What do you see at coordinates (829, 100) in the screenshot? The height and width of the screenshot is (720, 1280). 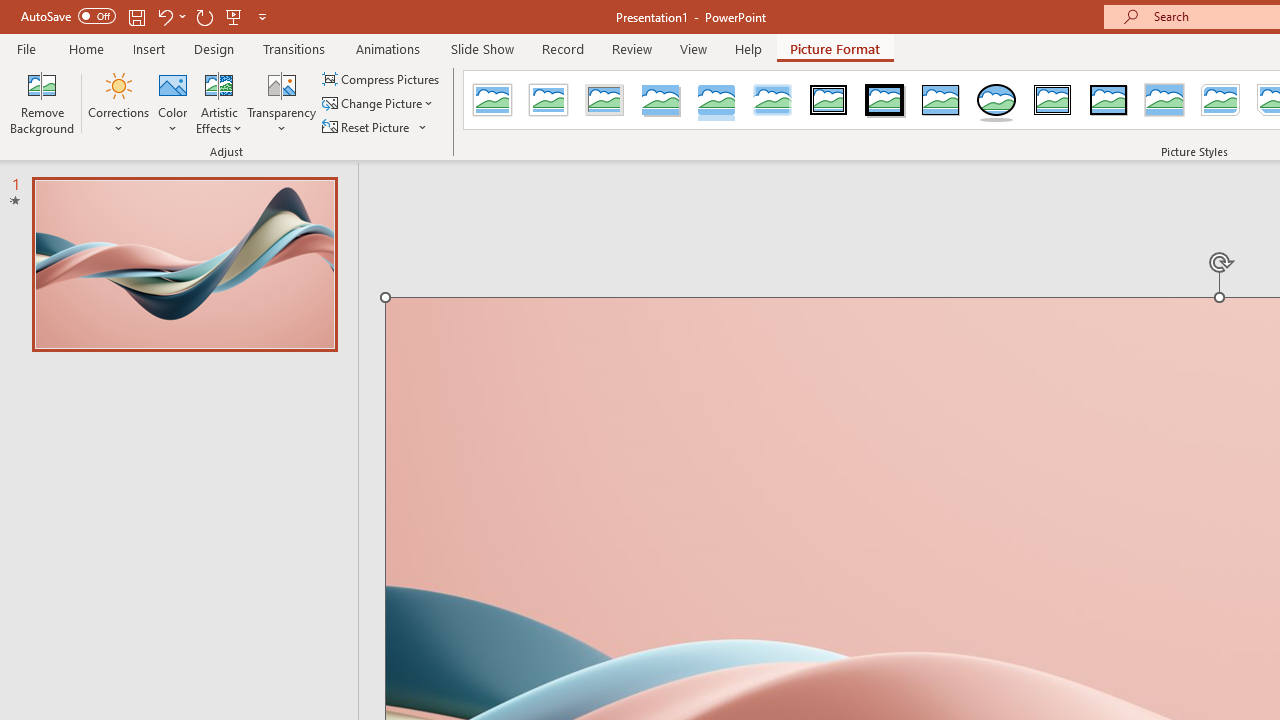 I see `'Double Frame, Black'` at bounding box center [829, 100].